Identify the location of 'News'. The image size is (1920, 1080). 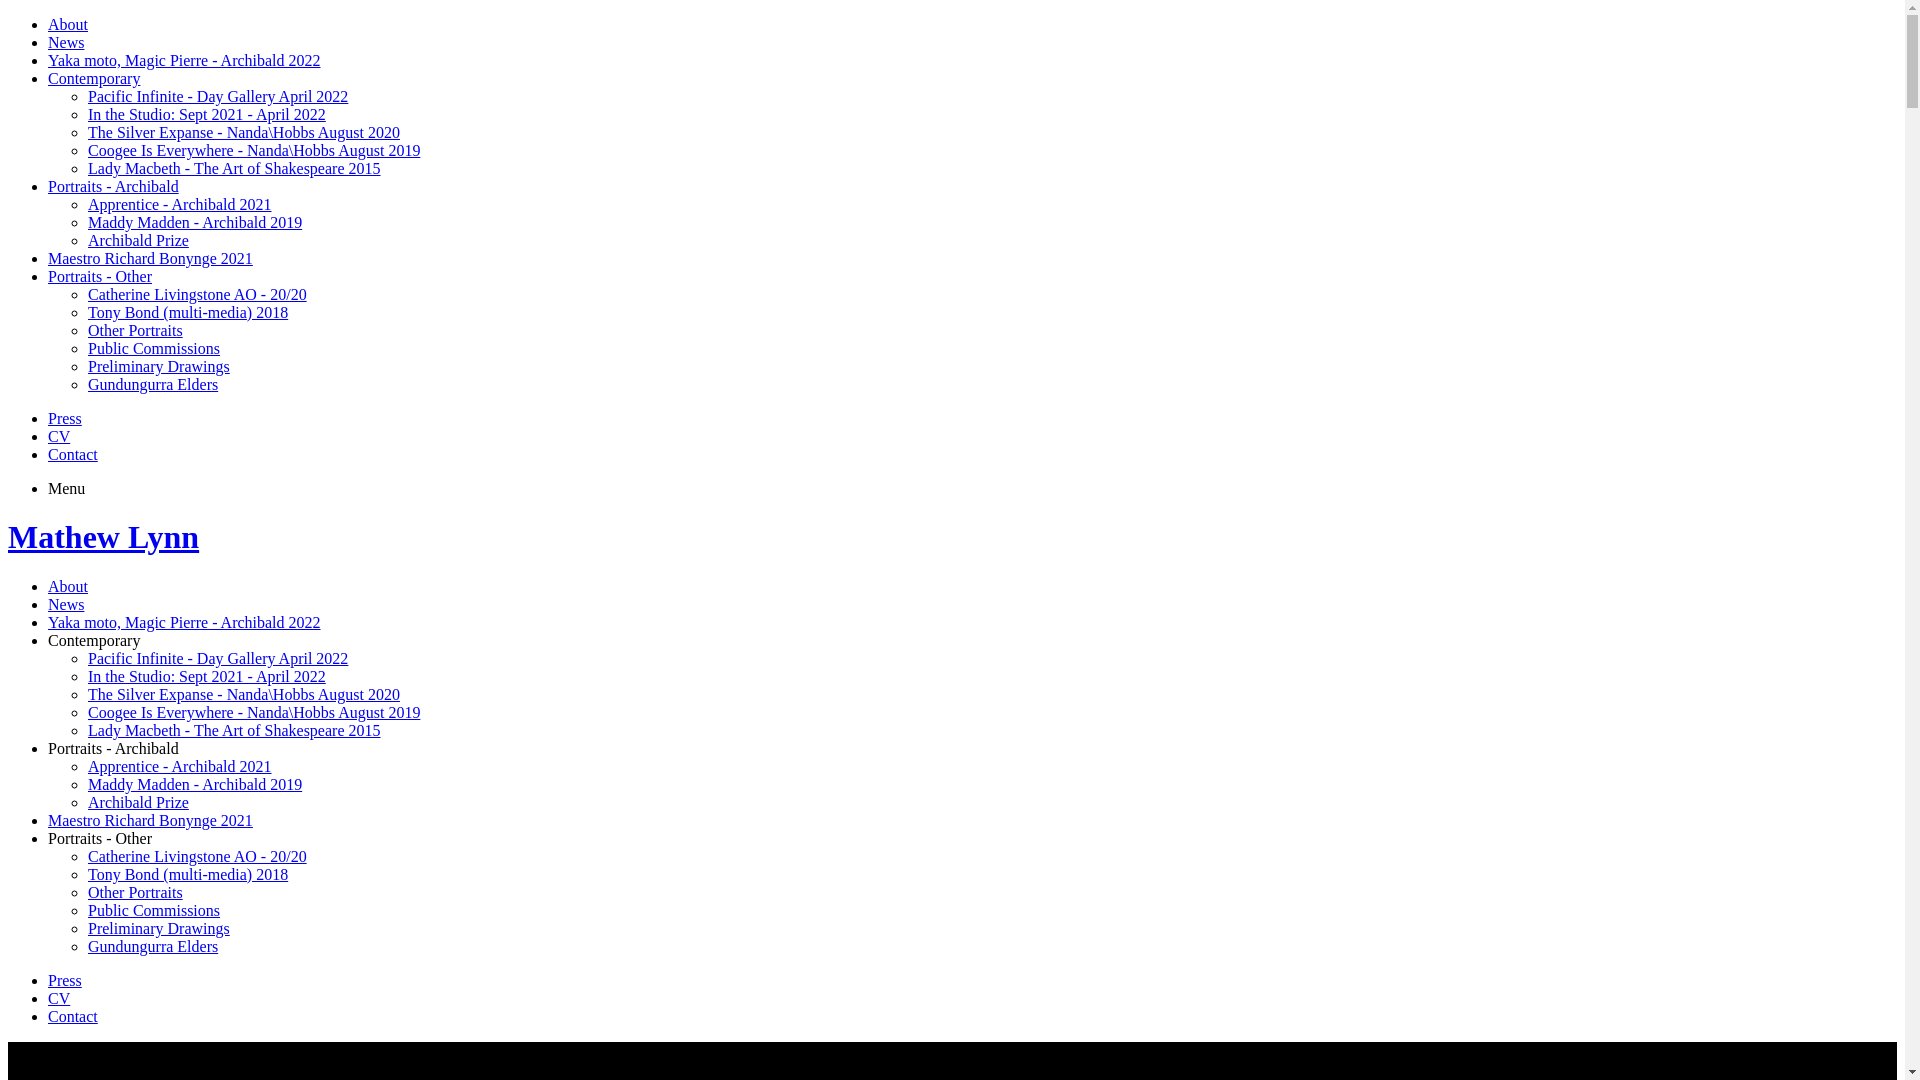
(48, 603).